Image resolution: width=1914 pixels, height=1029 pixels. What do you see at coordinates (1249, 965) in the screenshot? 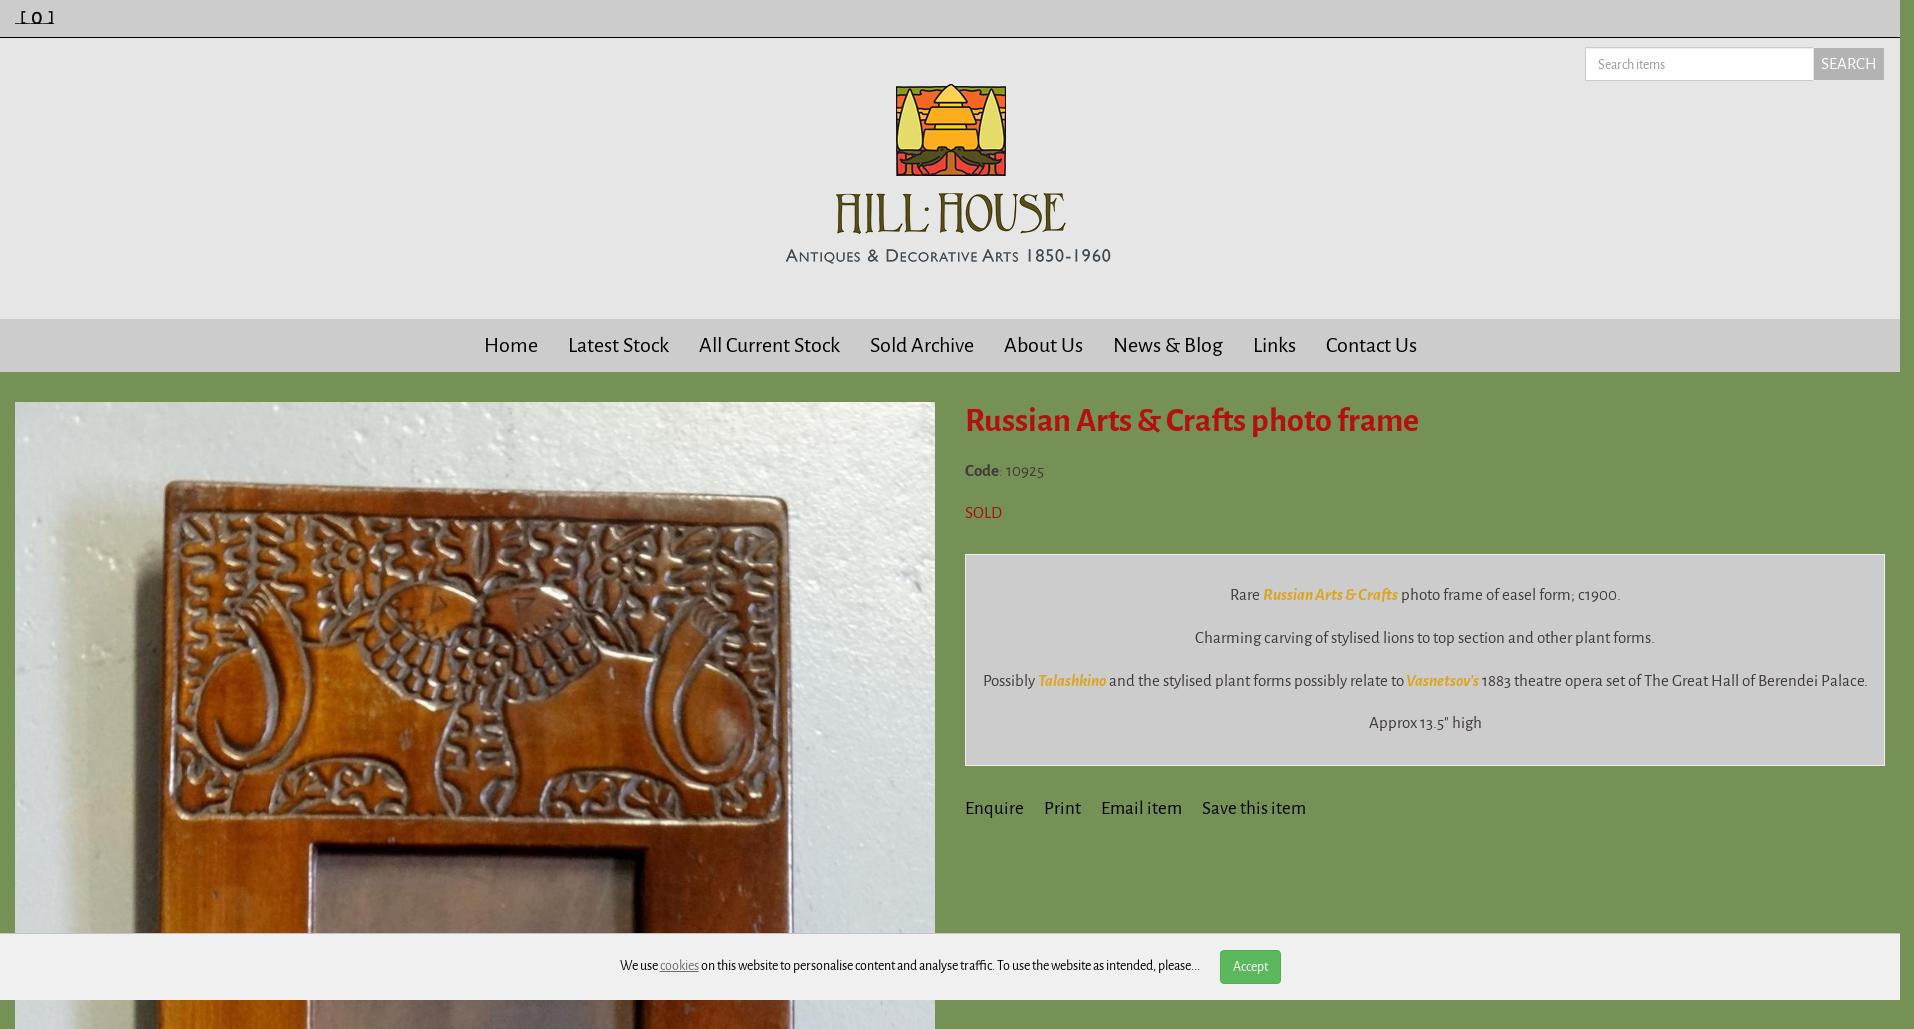
I see `'Accept'` at bounding box center [1249, 965].